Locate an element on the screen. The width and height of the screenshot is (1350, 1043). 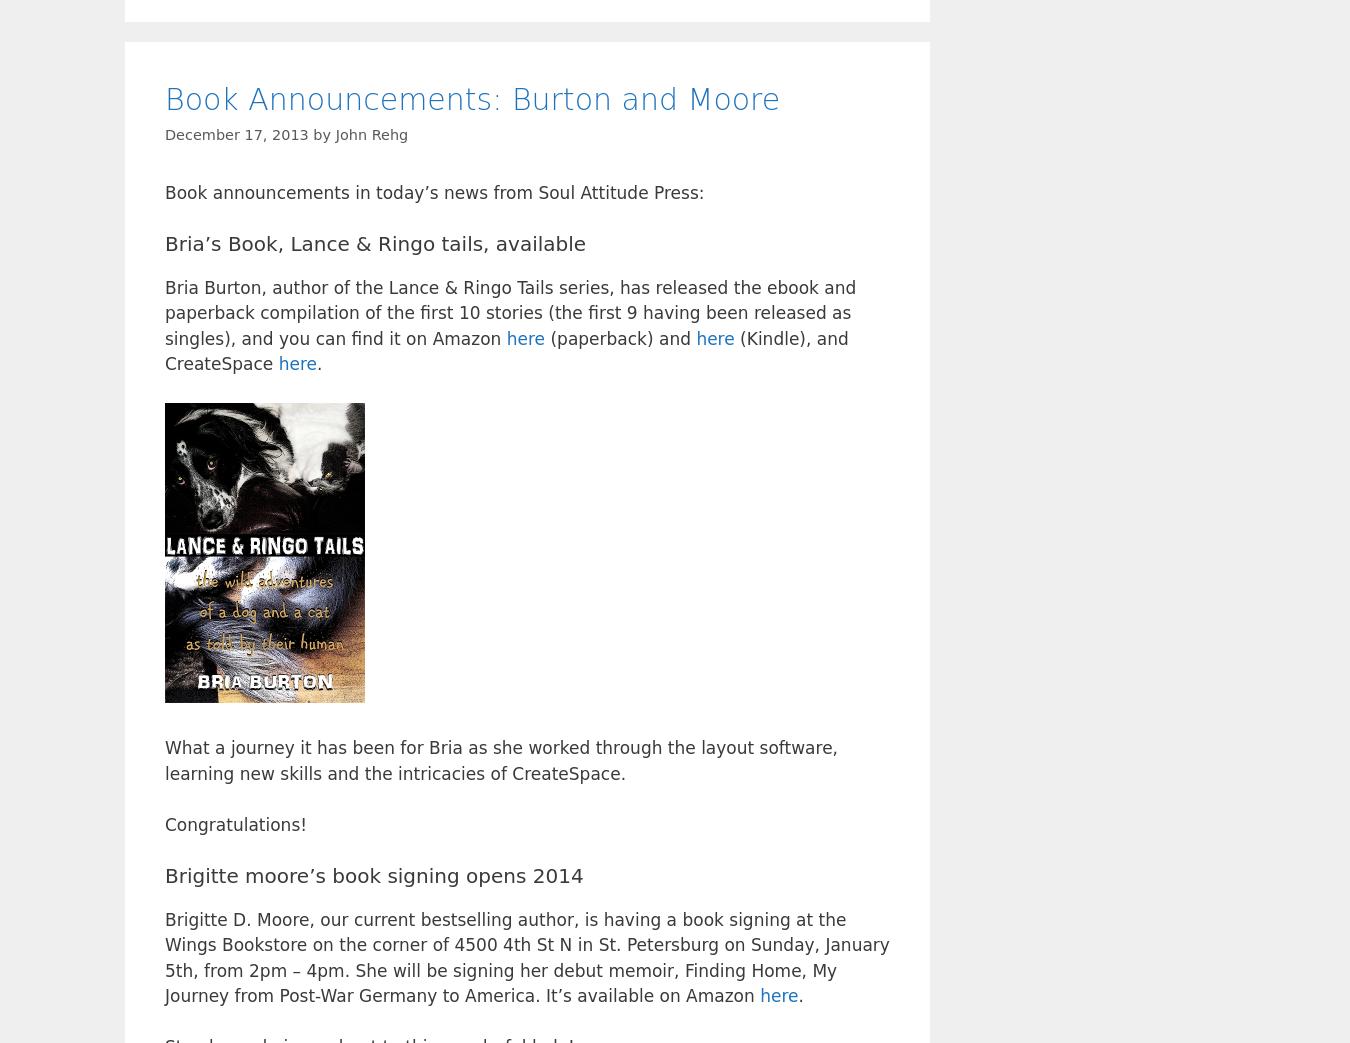
'(paperback) and' is located at coordinates (620, 337).